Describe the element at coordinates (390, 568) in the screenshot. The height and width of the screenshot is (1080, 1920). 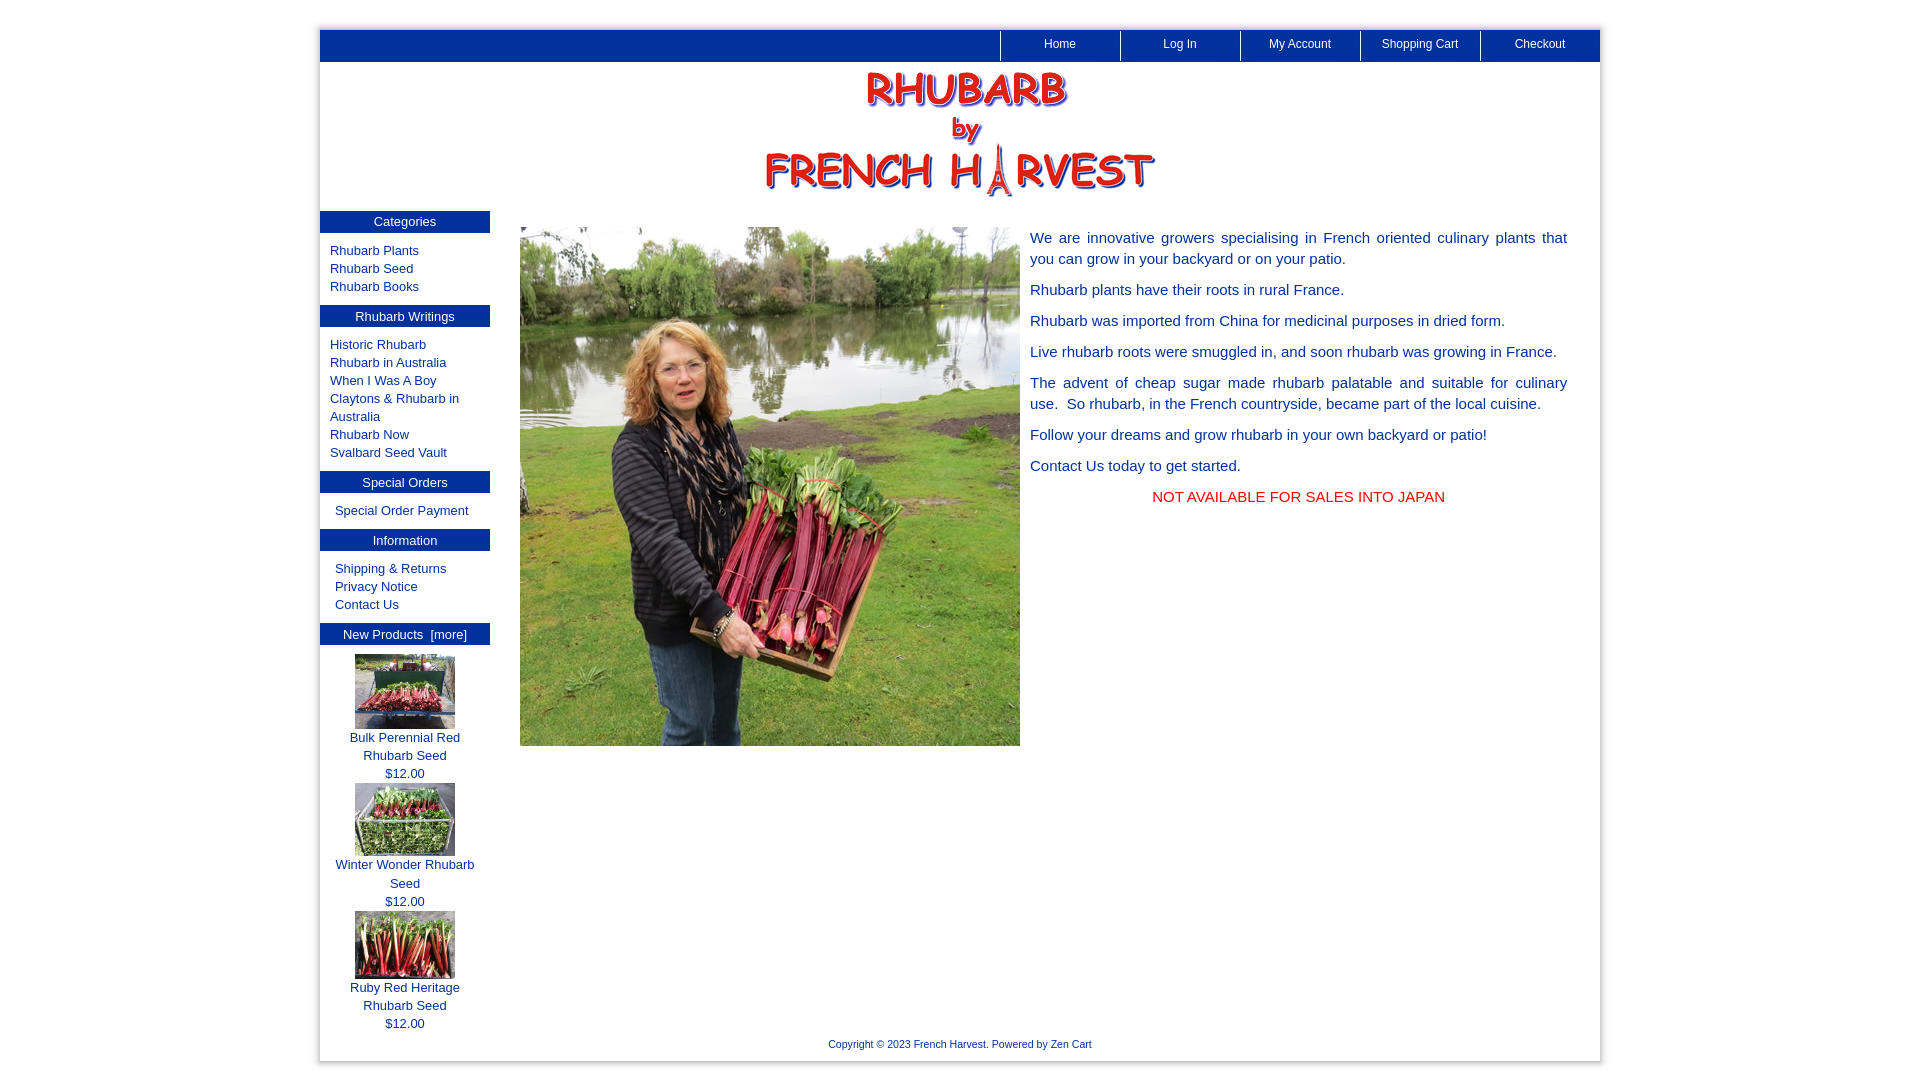
I see `'Shipping & Returns'` at that location.